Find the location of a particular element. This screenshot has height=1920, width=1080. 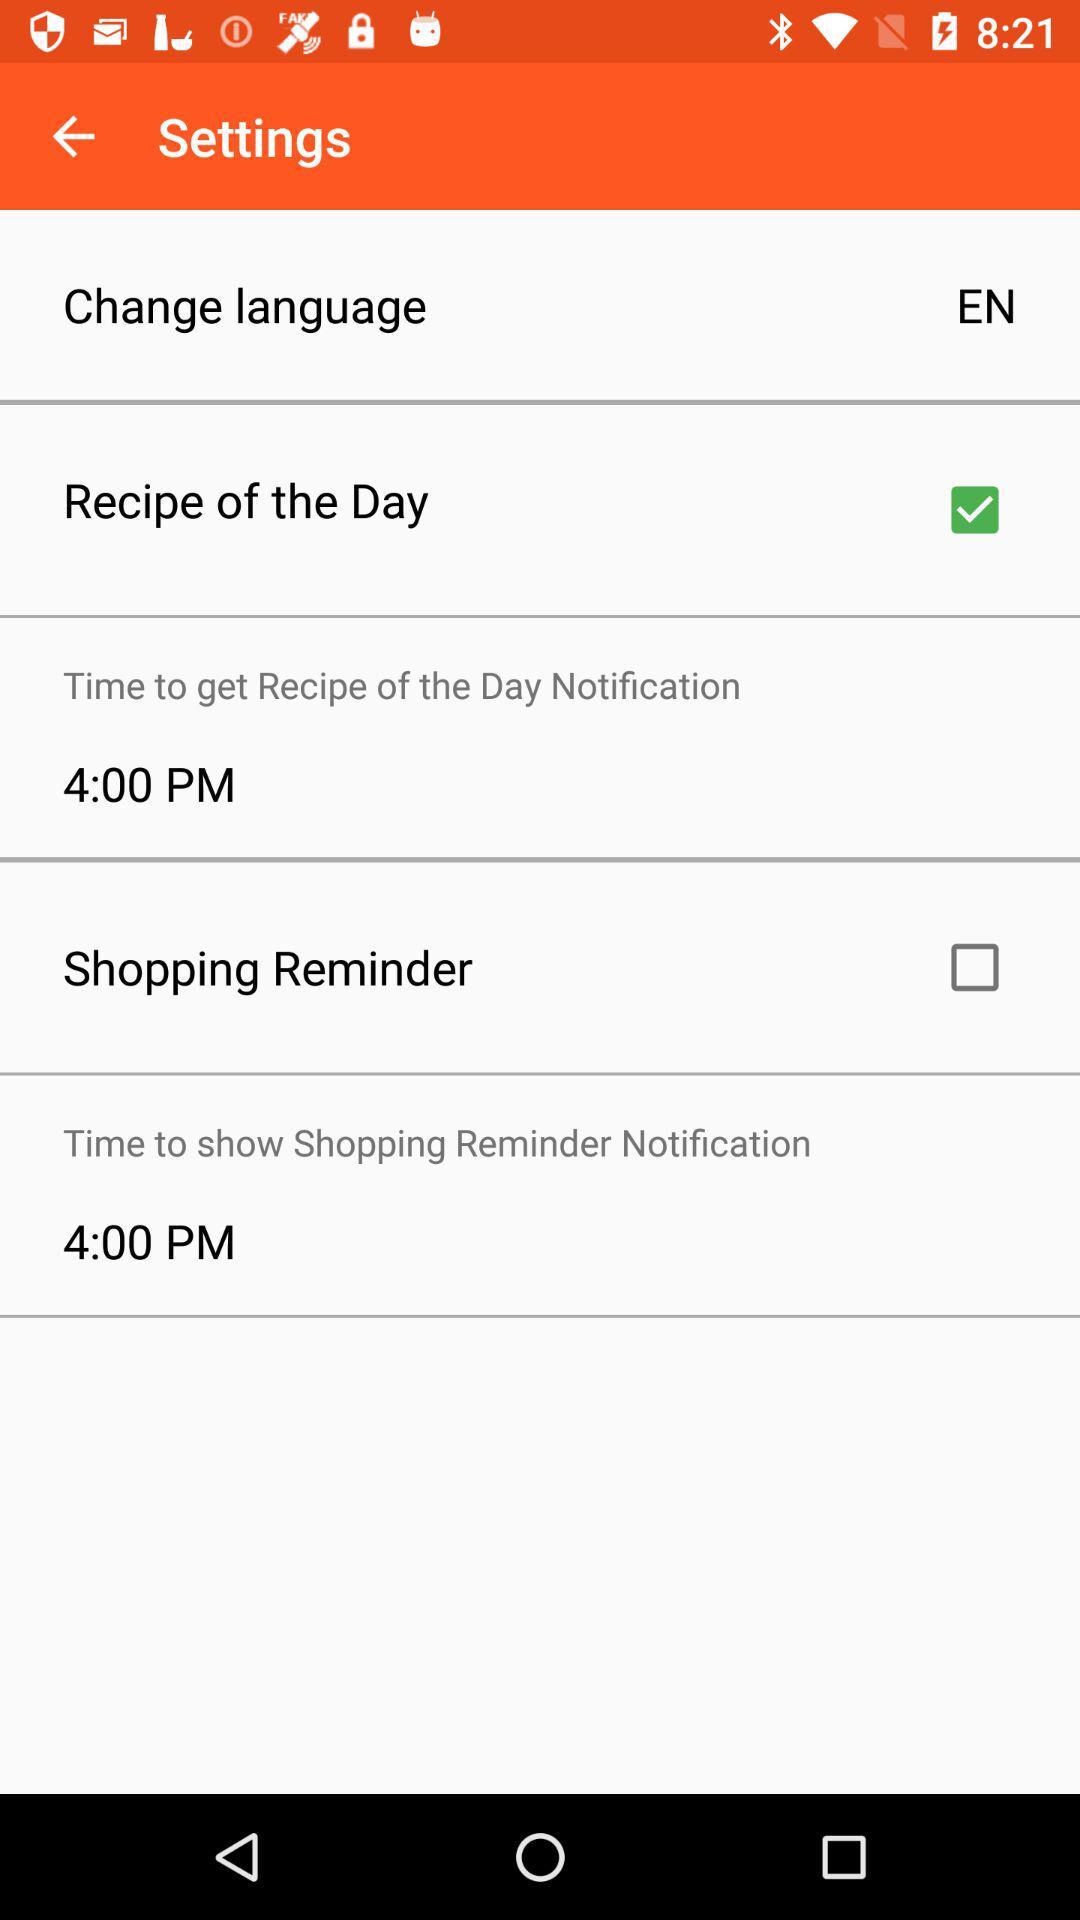

item to the left of the settings icon is located at coordinates (72, 135).